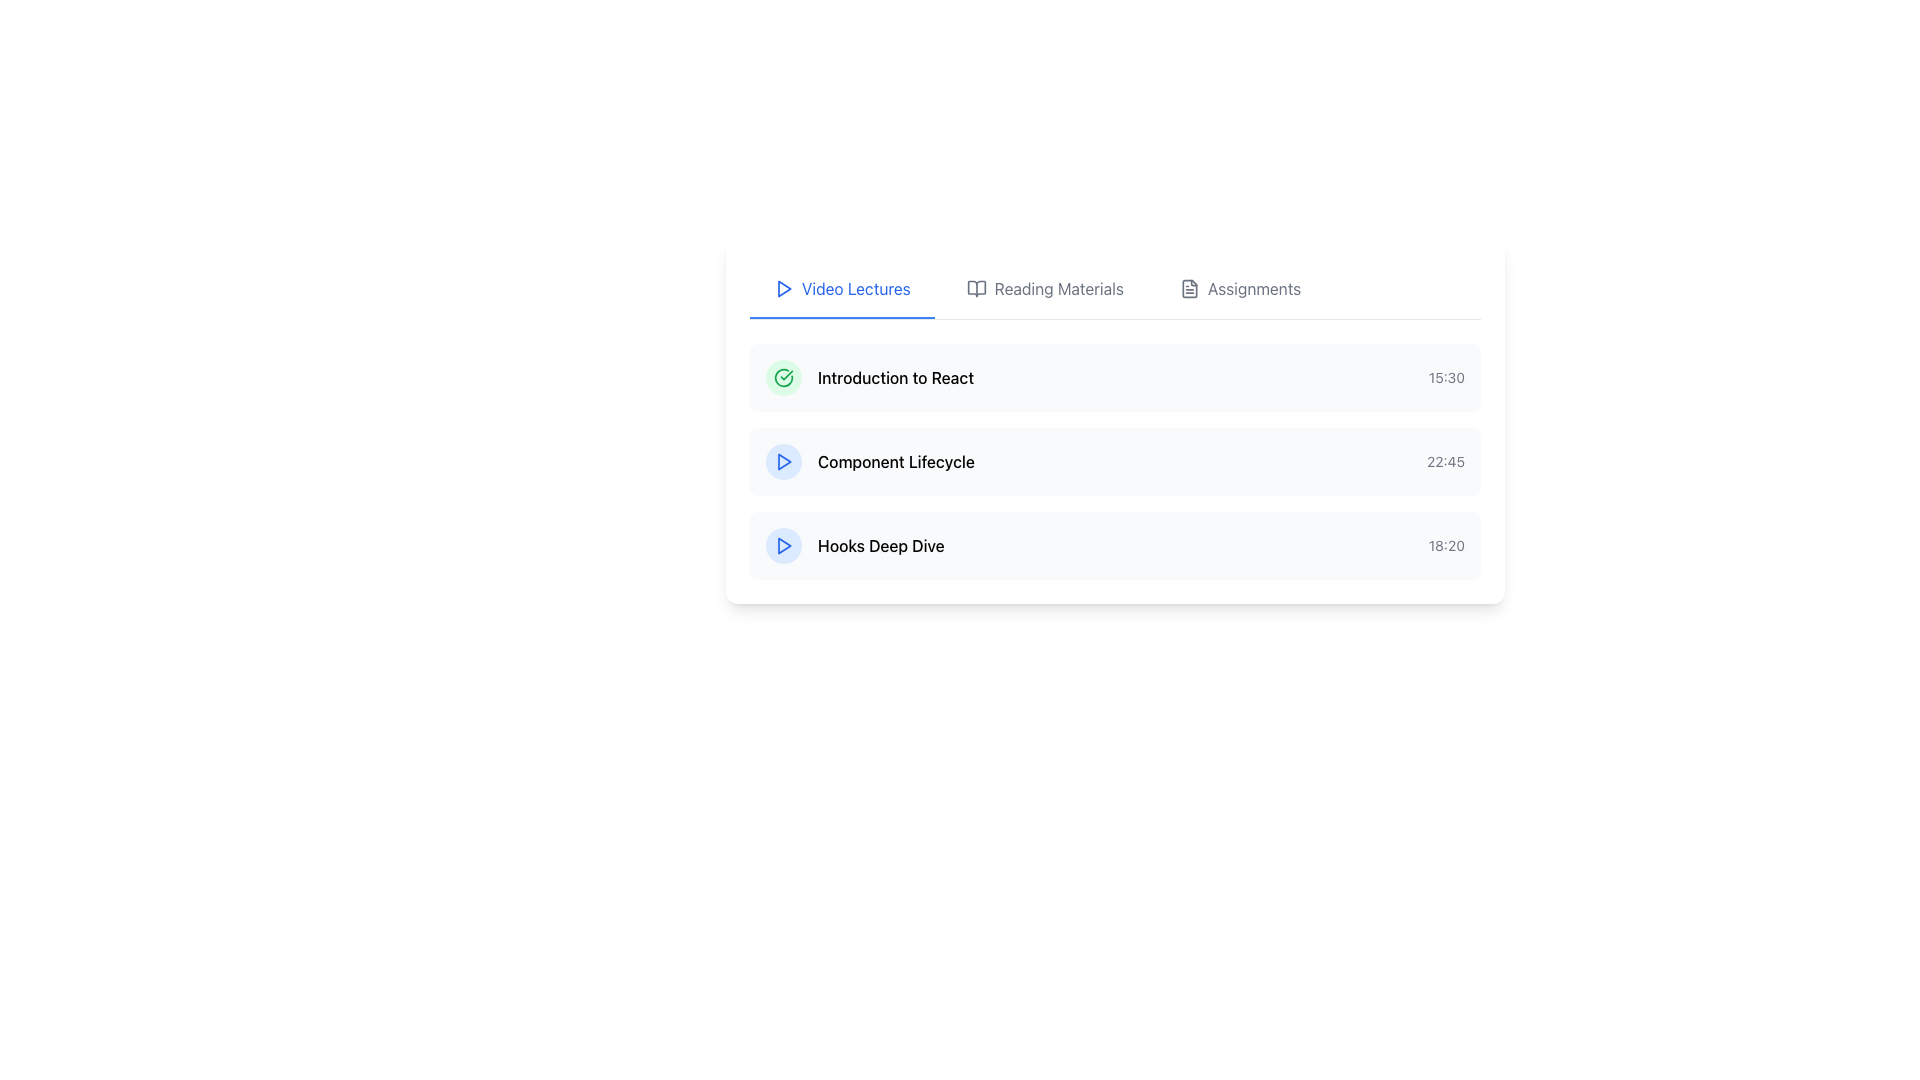 The width and height of the screenshot is (1920, 1080). Describe the element at coordinates (1239, 289) in the screenshot. I see `the navigation button for assignments, which is the third button in a row of three navigation items` at that location.